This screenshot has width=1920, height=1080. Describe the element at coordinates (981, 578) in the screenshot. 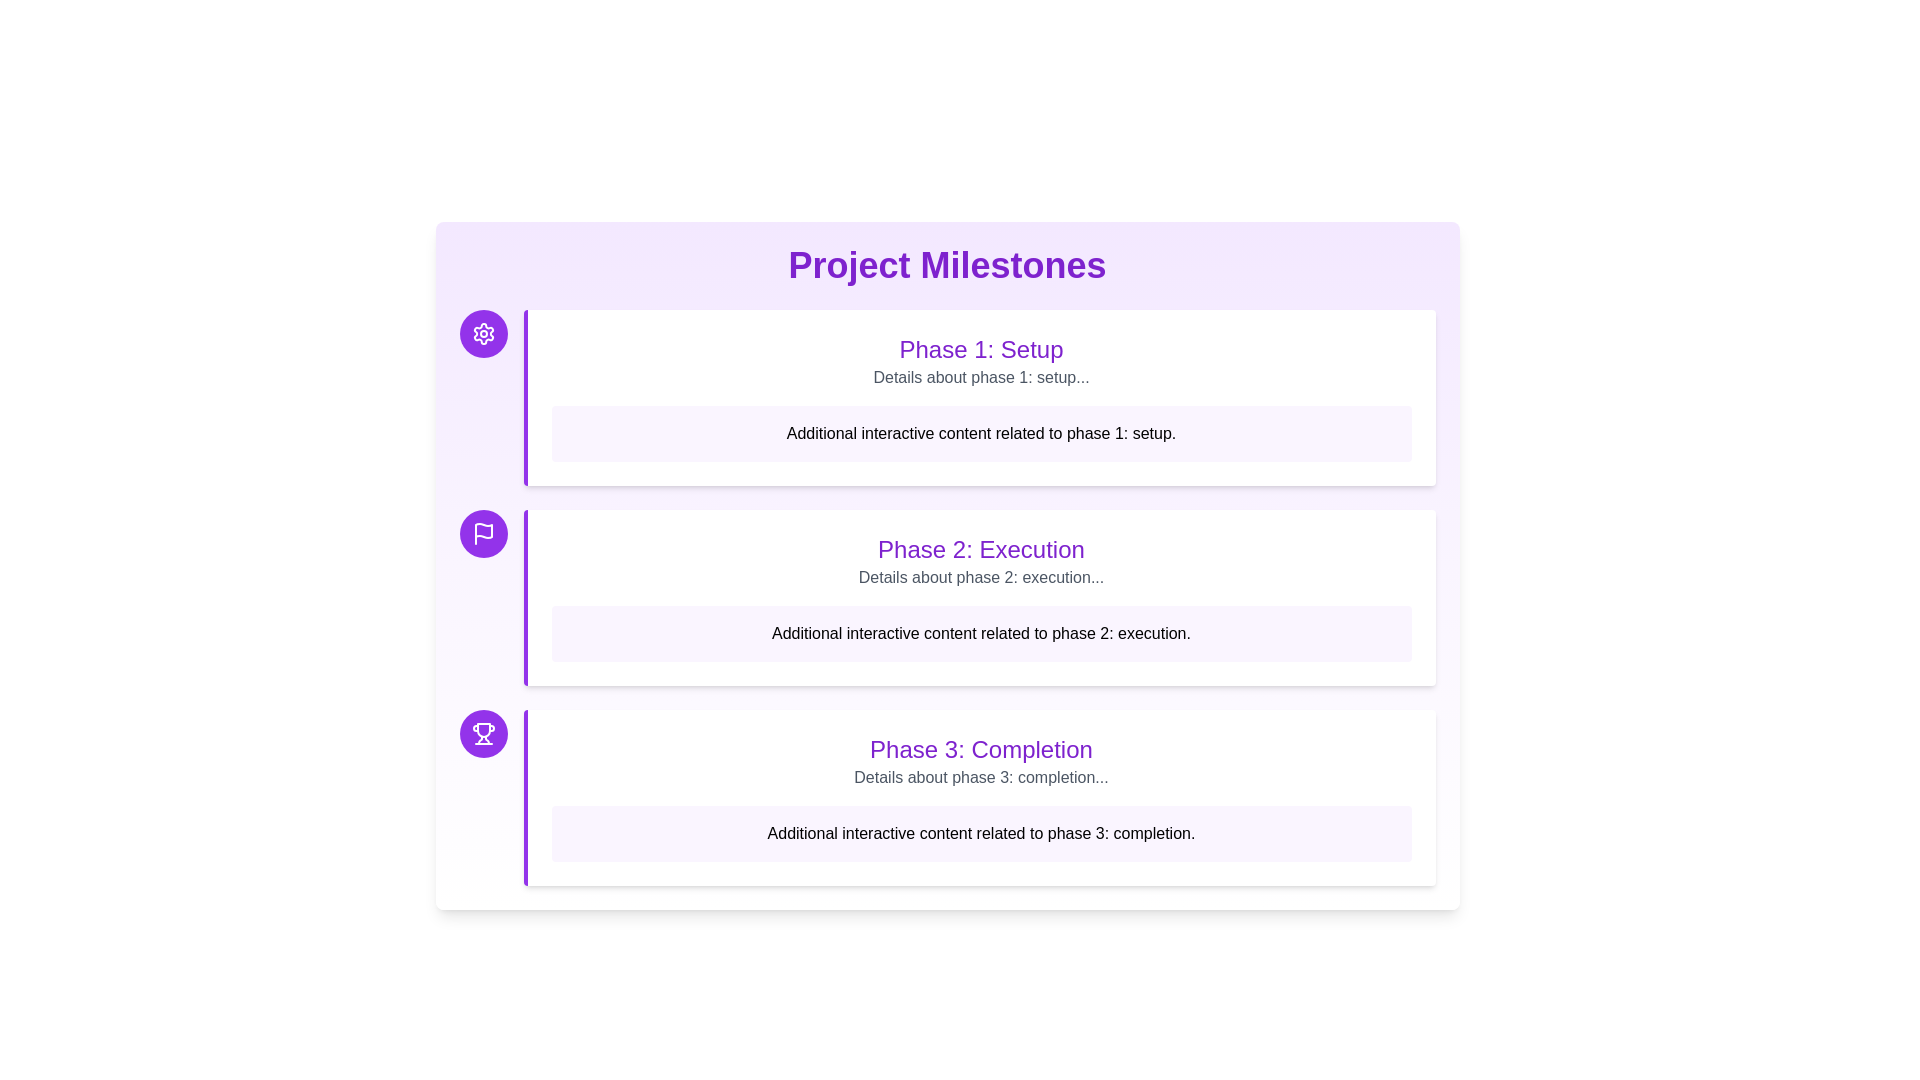

I see `static text element stating 'Details about phase 2: execution...' located under the heading 'Phase 2: Execution'` at that location.